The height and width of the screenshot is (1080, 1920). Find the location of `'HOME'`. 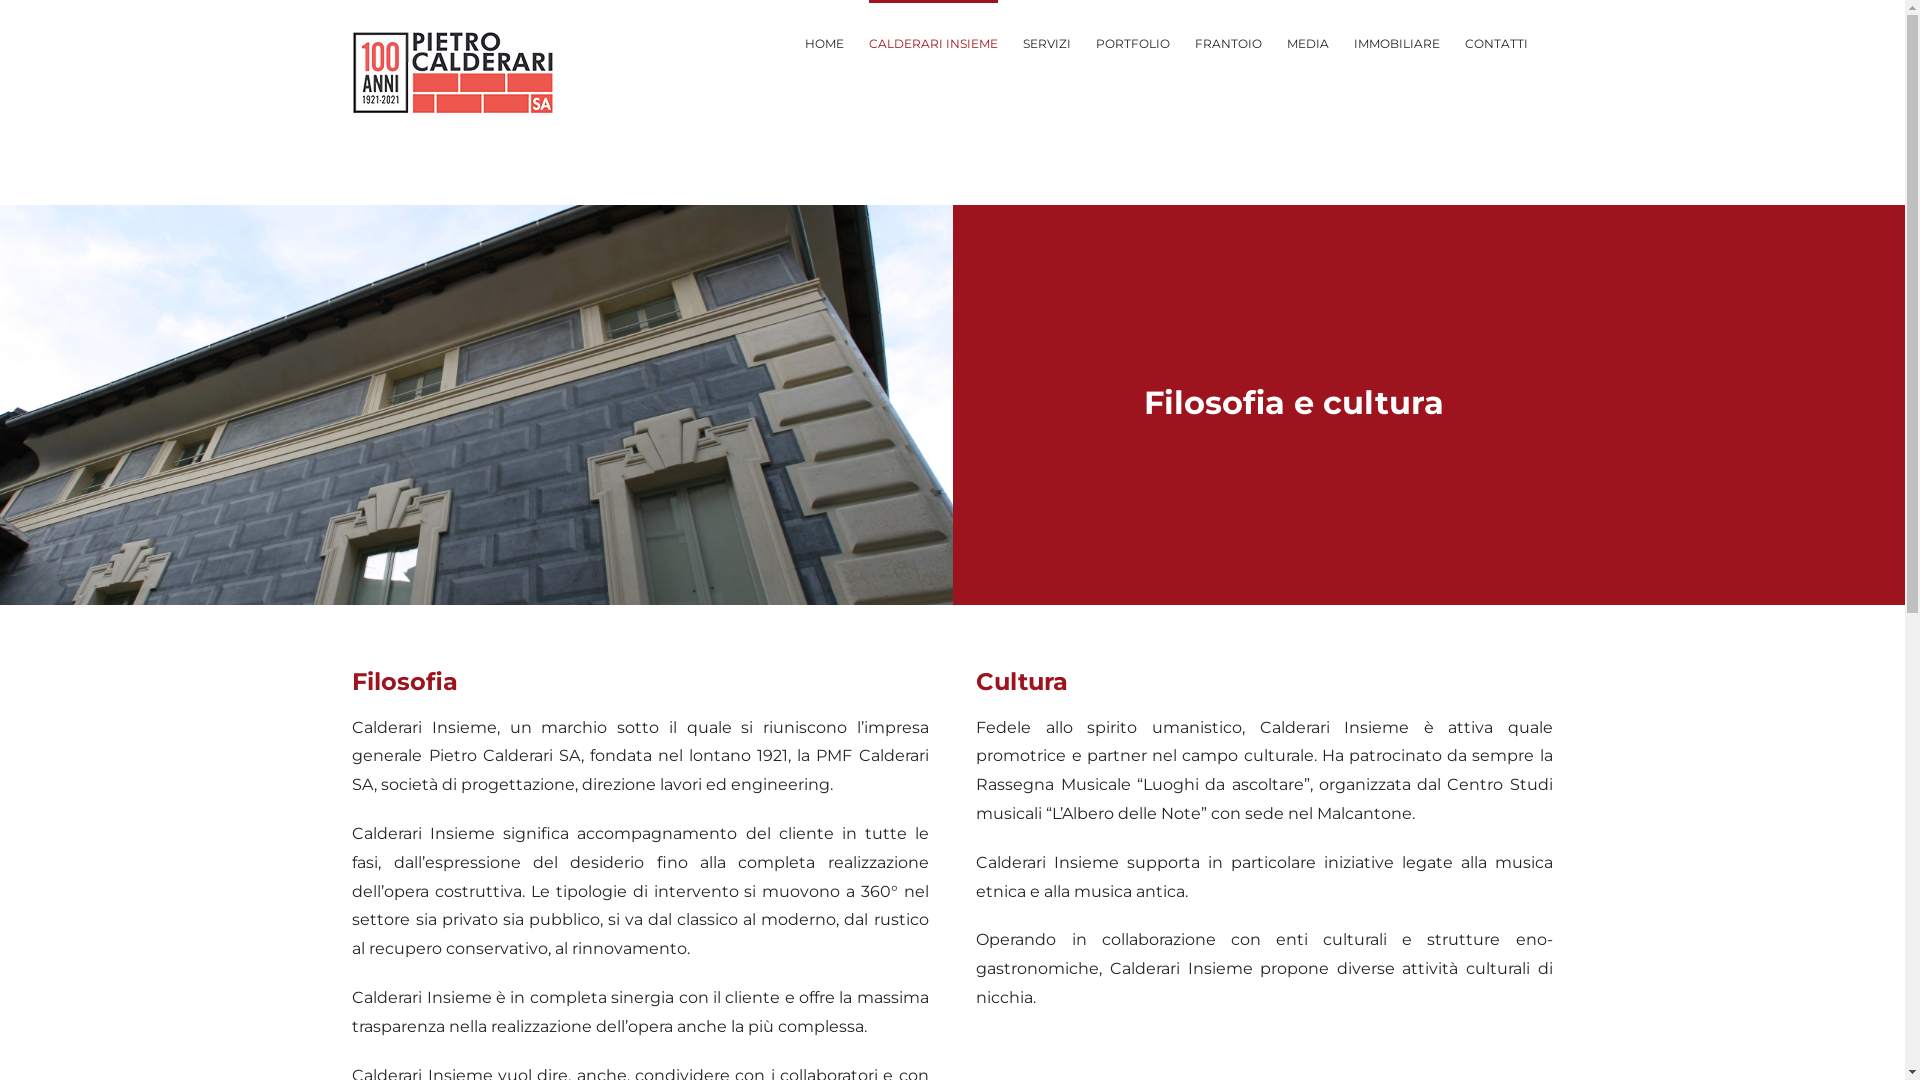

'HOME' is located at coordinates (823, 42).